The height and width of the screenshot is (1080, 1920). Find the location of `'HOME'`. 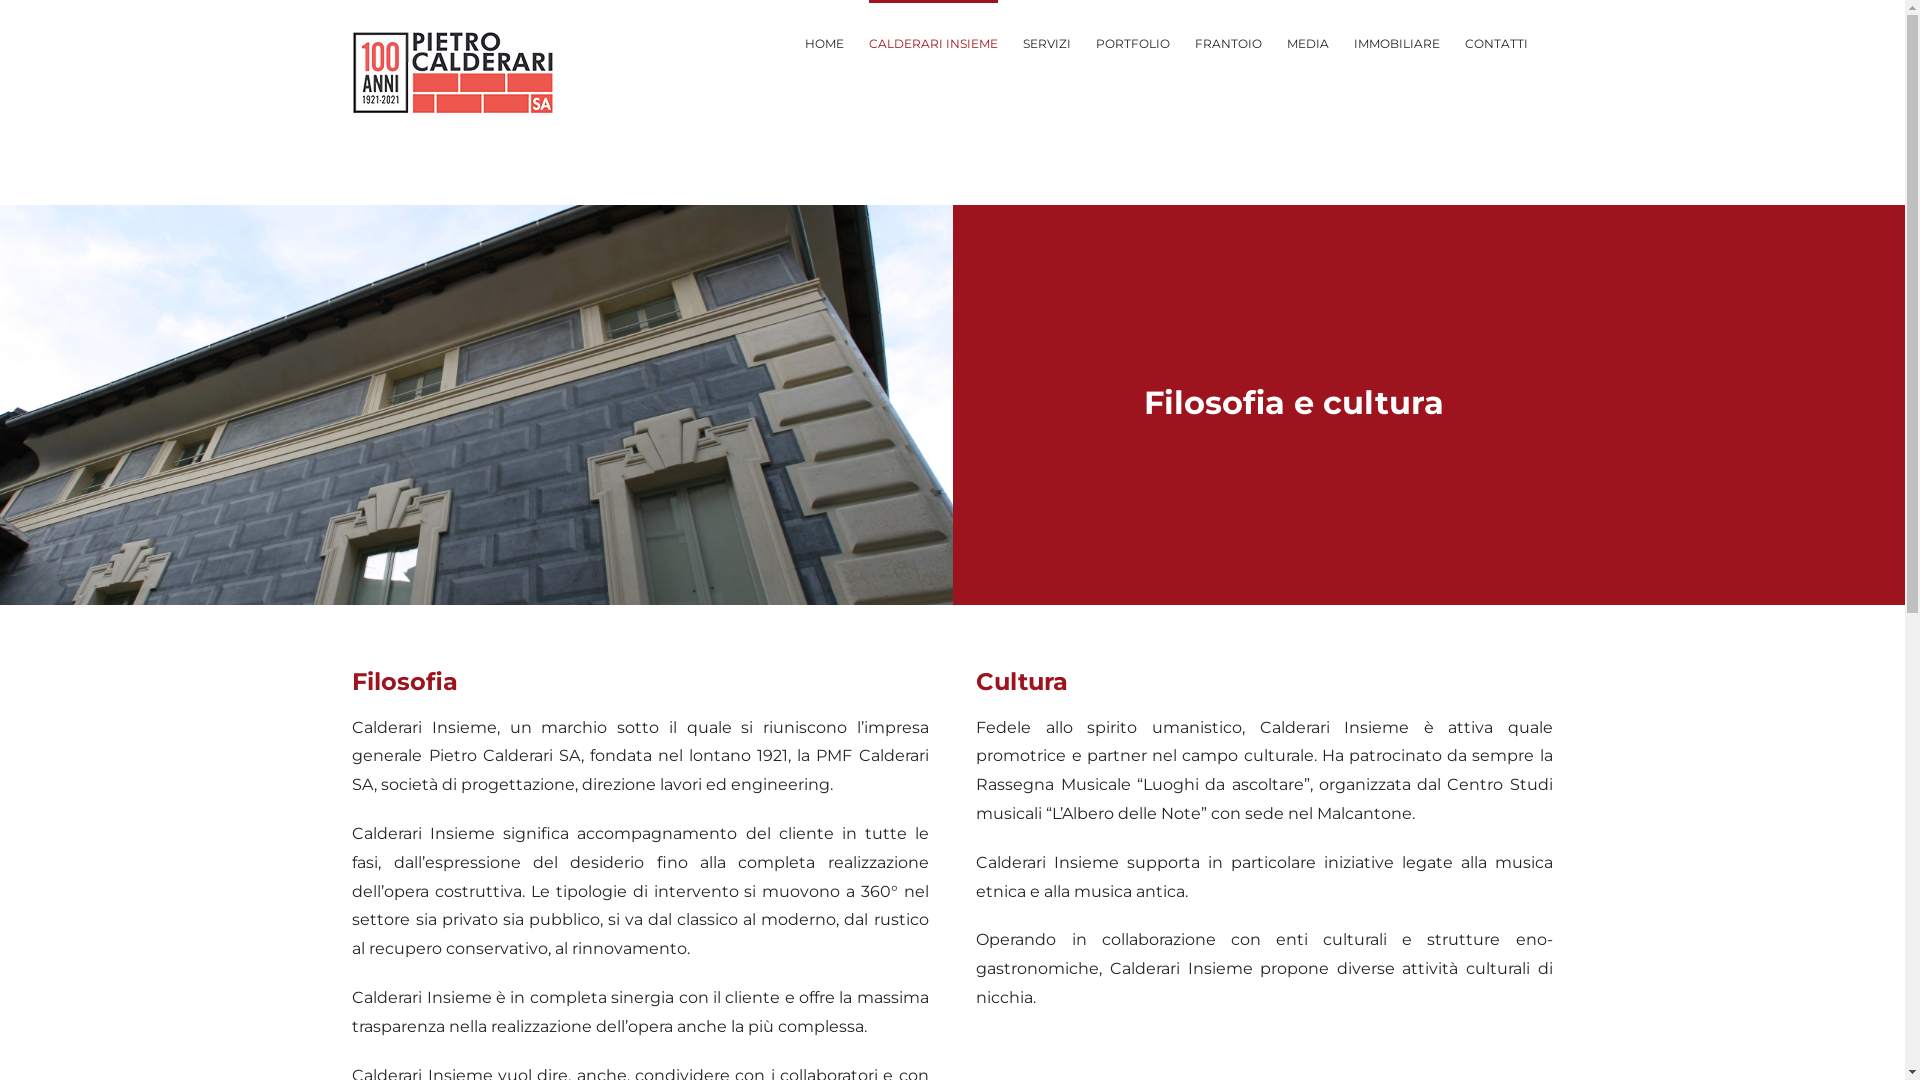

'HOME' is located at coordinates (823, 42).